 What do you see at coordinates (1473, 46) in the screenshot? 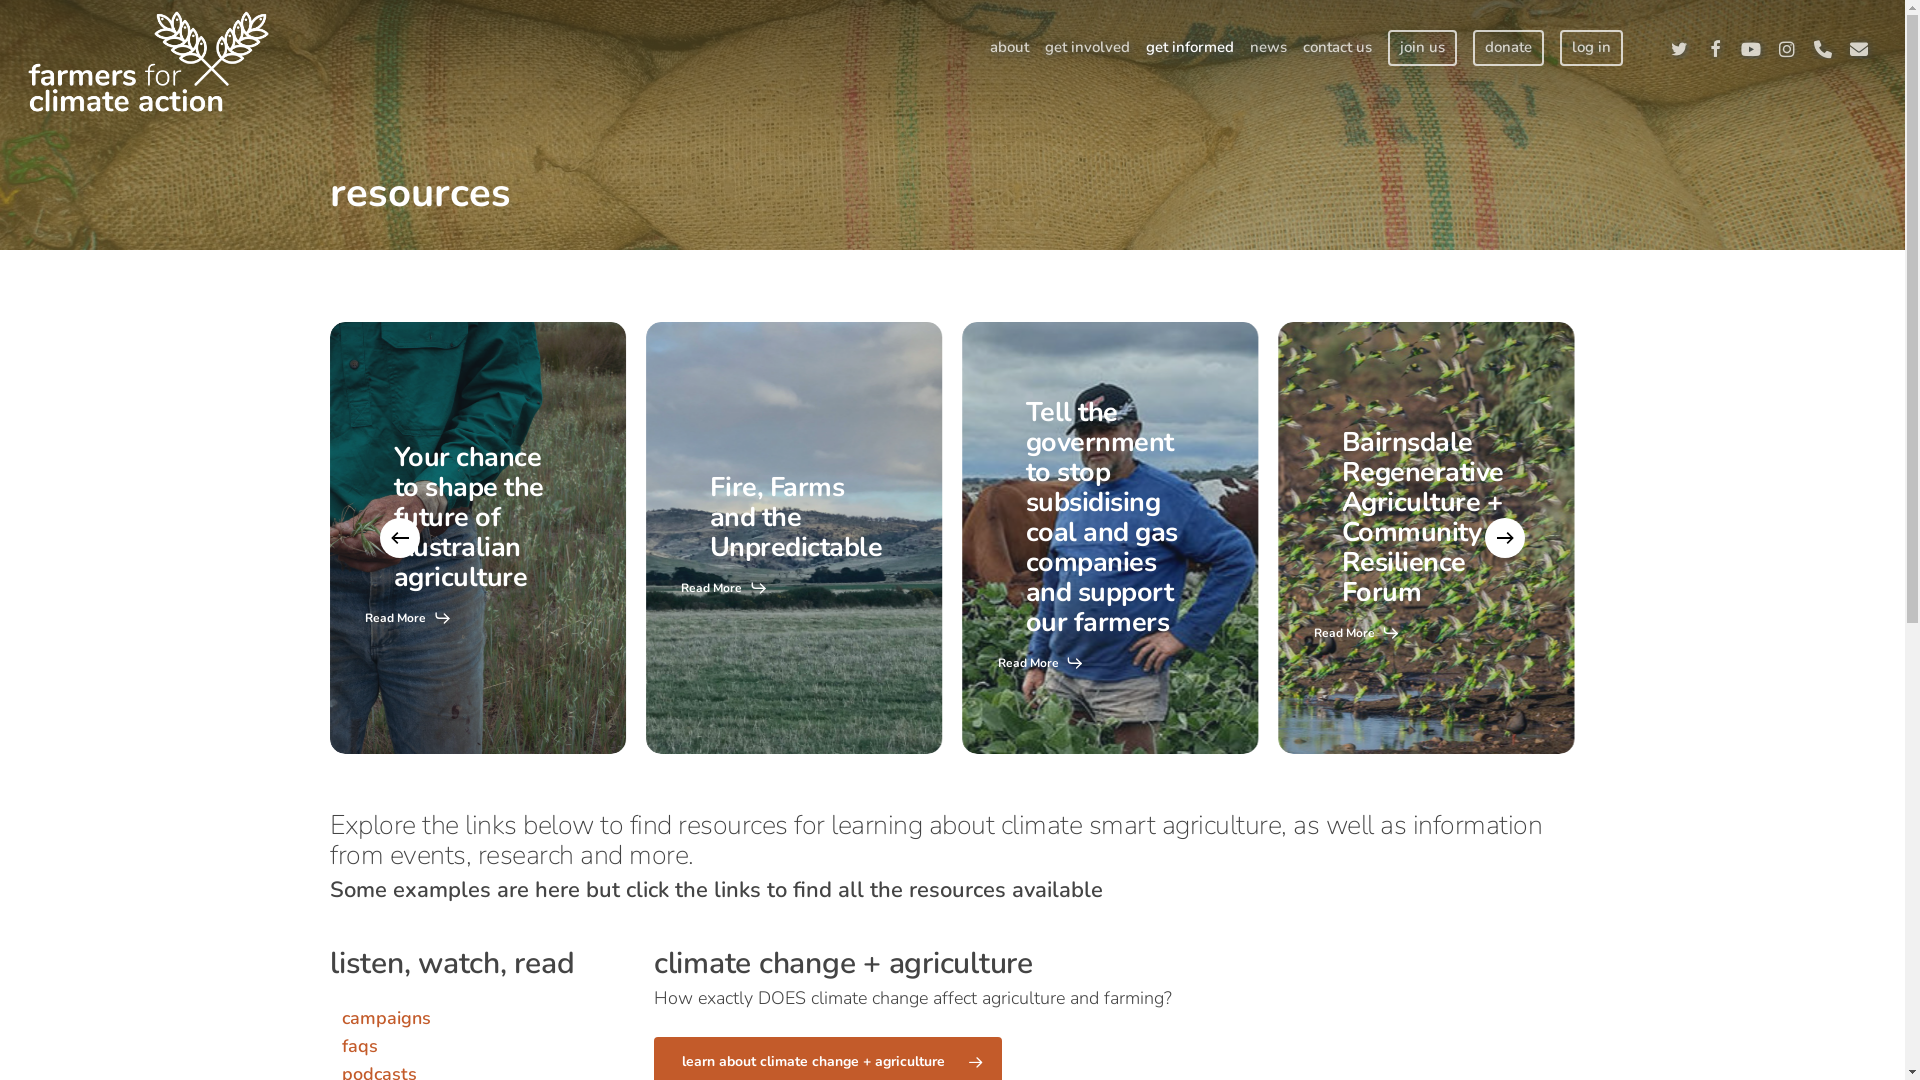
I see `'donate'` at bounding box center [1473, 46].